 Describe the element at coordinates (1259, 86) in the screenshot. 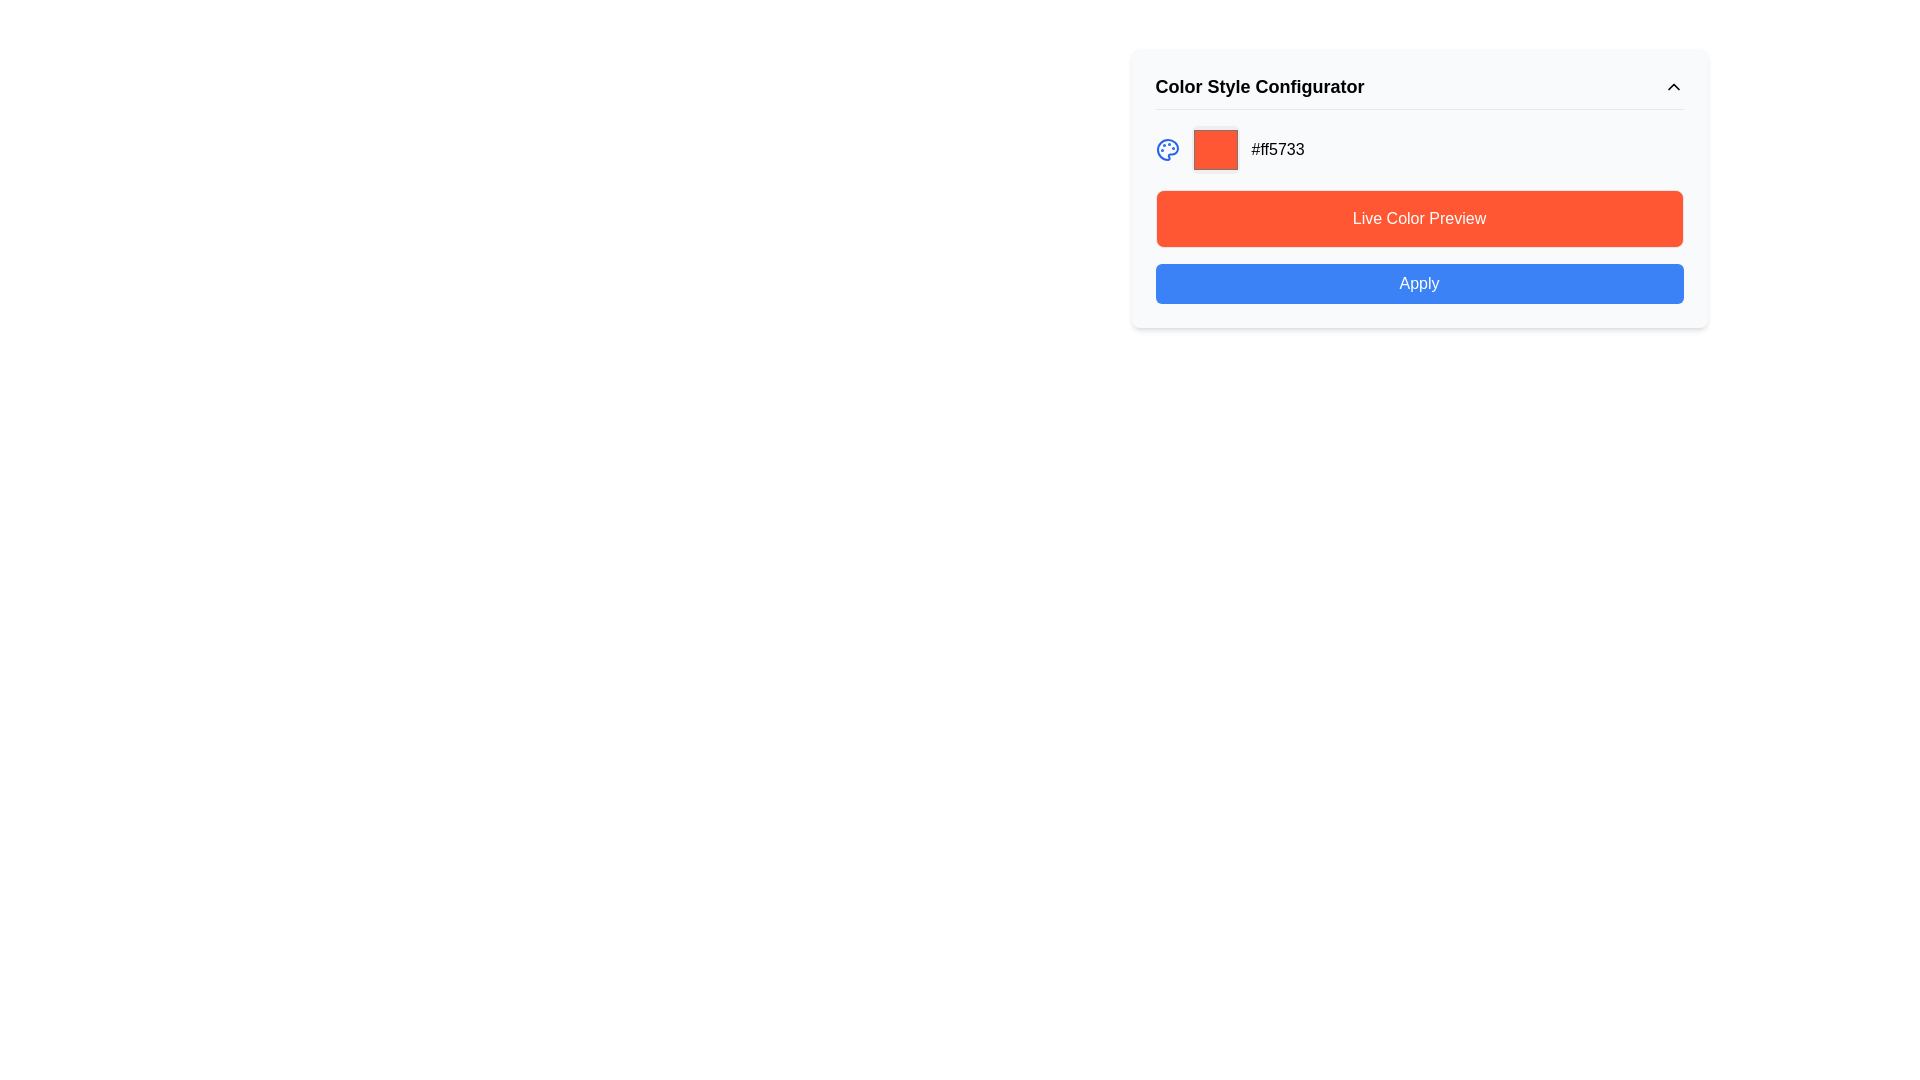

I see `the bold text label that reads 'Color Style Configurator', which is prominently displayed at the top section of the configurator interface` at that location.